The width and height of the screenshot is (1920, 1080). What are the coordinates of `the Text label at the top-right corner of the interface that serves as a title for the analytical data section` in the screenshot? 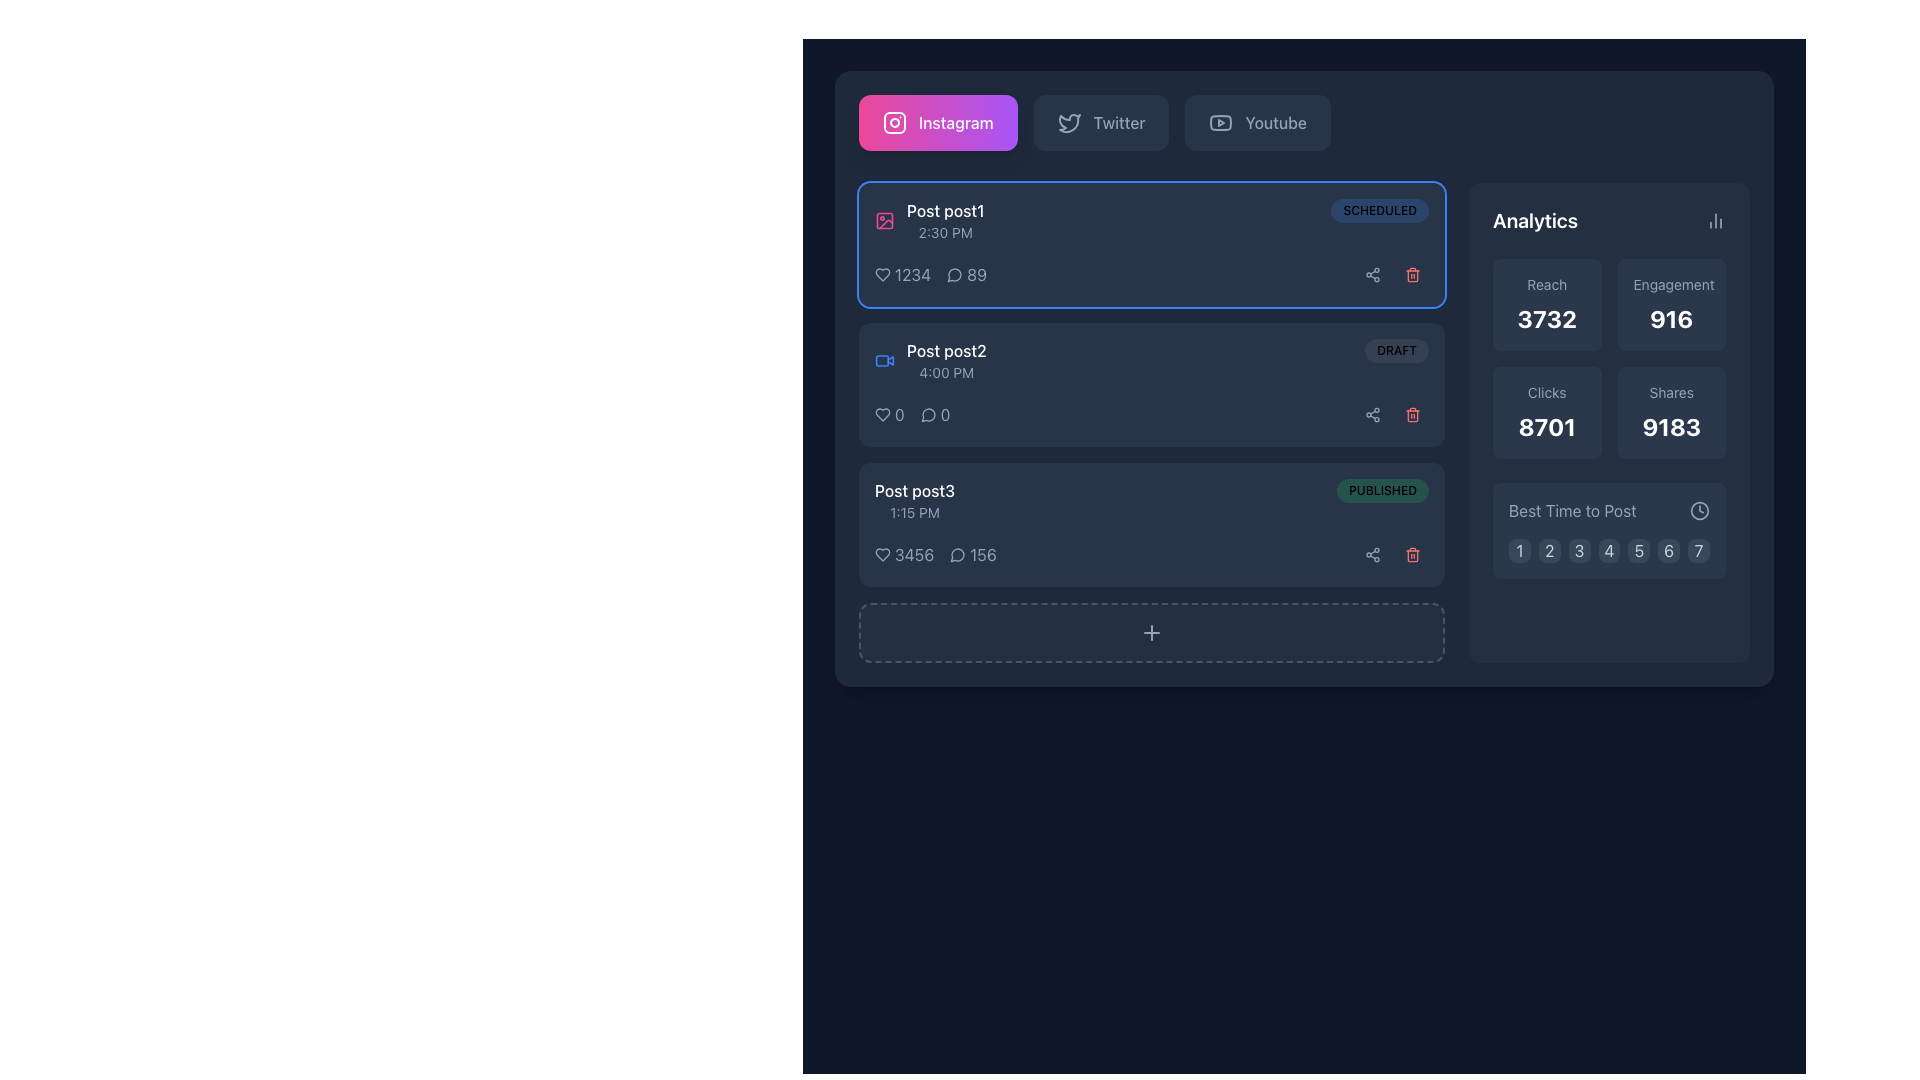 It's located at (1534, 220).